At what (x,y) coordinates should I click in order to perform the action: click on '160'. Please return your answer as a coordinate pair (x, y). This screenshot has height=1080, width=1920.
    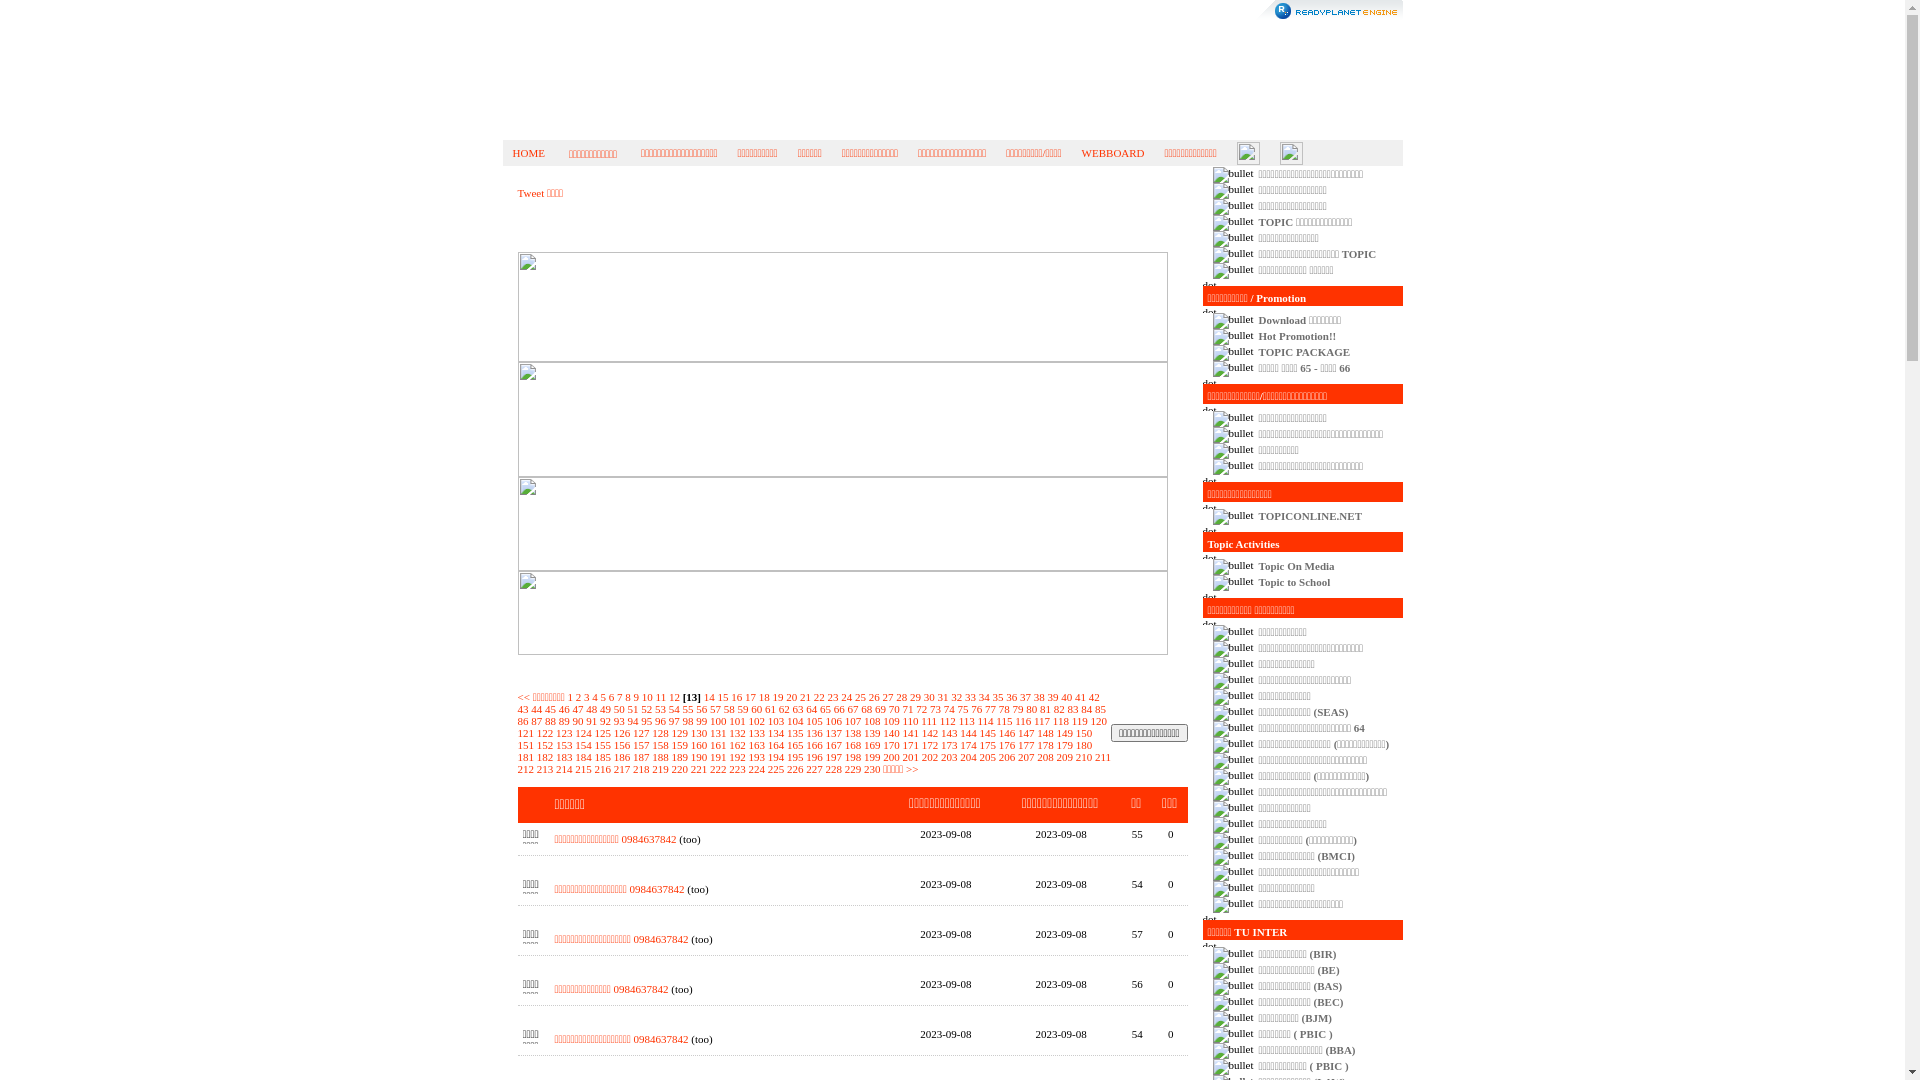
    Looking at the image, I should click on (699, 744).